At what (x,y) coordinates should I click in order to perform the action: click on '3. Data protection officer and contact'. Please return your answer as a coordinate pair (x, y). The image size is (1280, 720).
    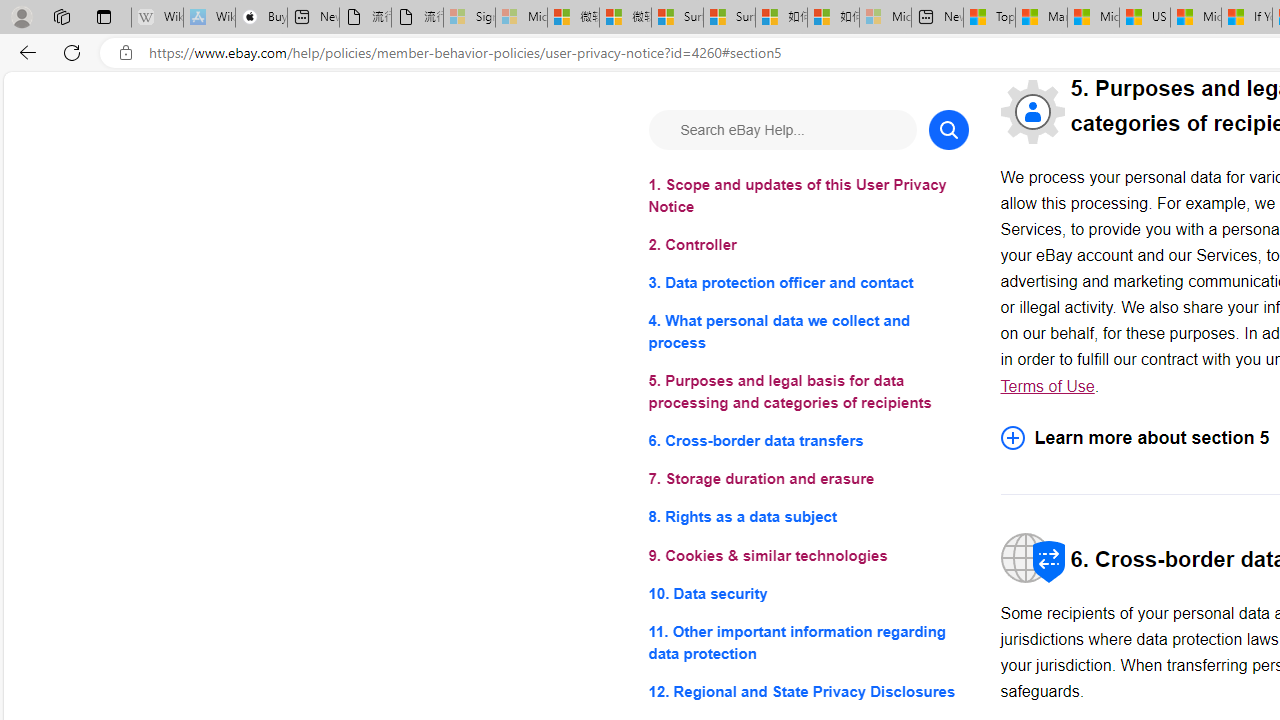
    Looking at the image, I should click on (808, 283).